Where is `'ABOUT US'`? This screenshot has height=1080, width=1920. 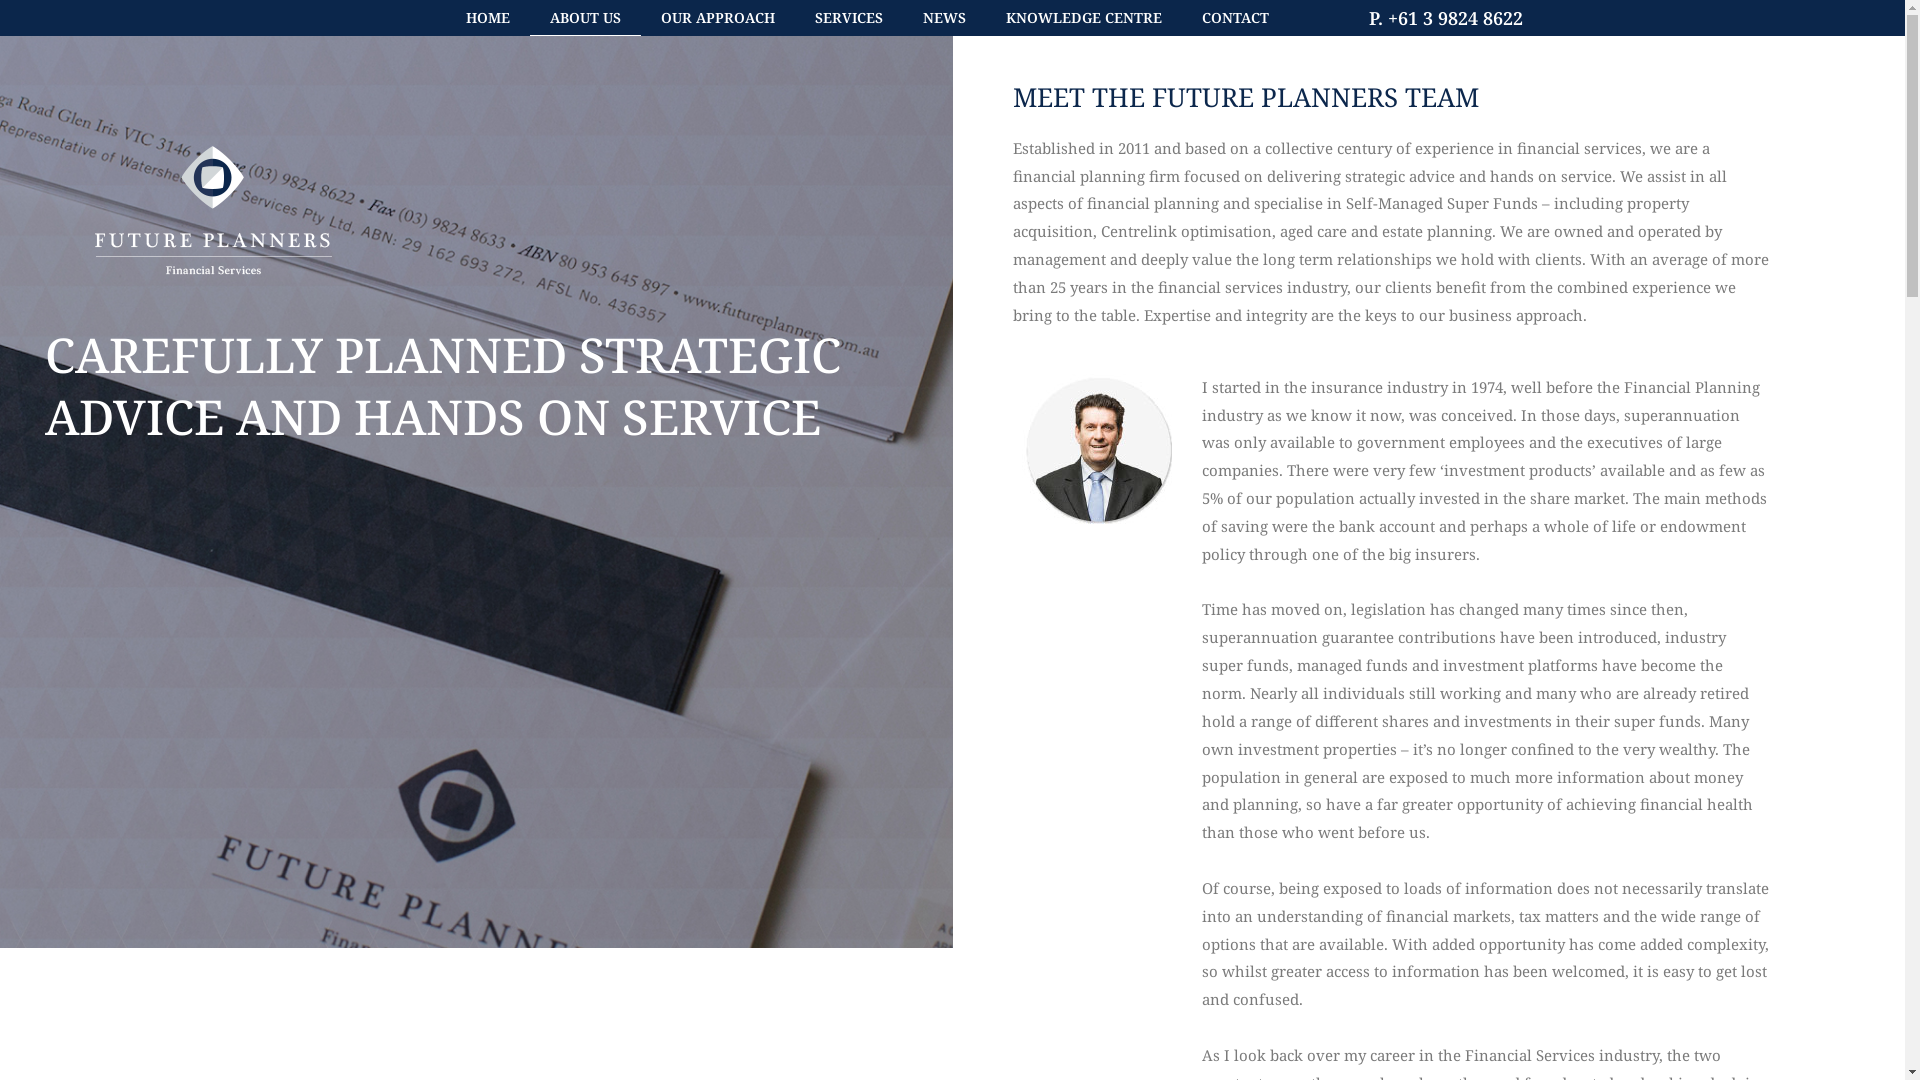 'ABOUT US' is located at coordinates (529, 18).